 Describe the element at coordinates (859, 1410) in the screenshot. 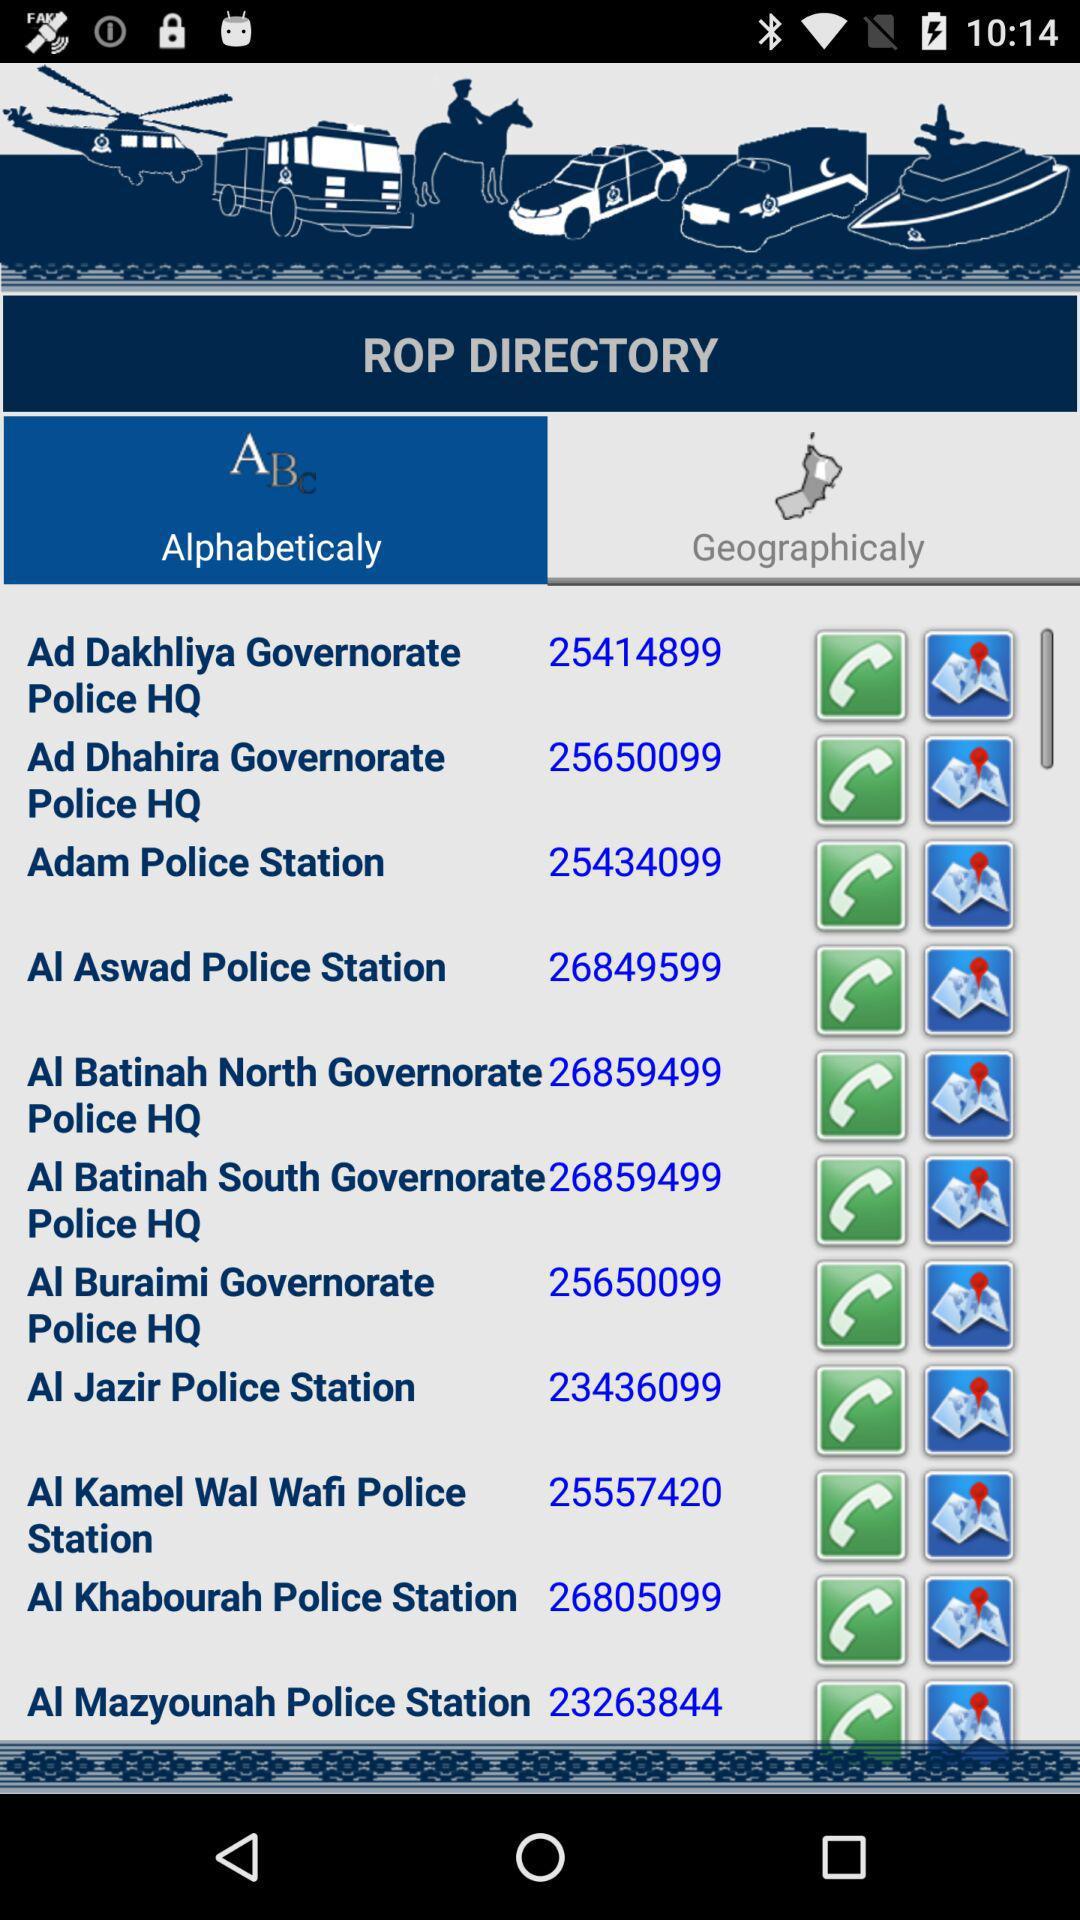

I see `call the police station` at that location.